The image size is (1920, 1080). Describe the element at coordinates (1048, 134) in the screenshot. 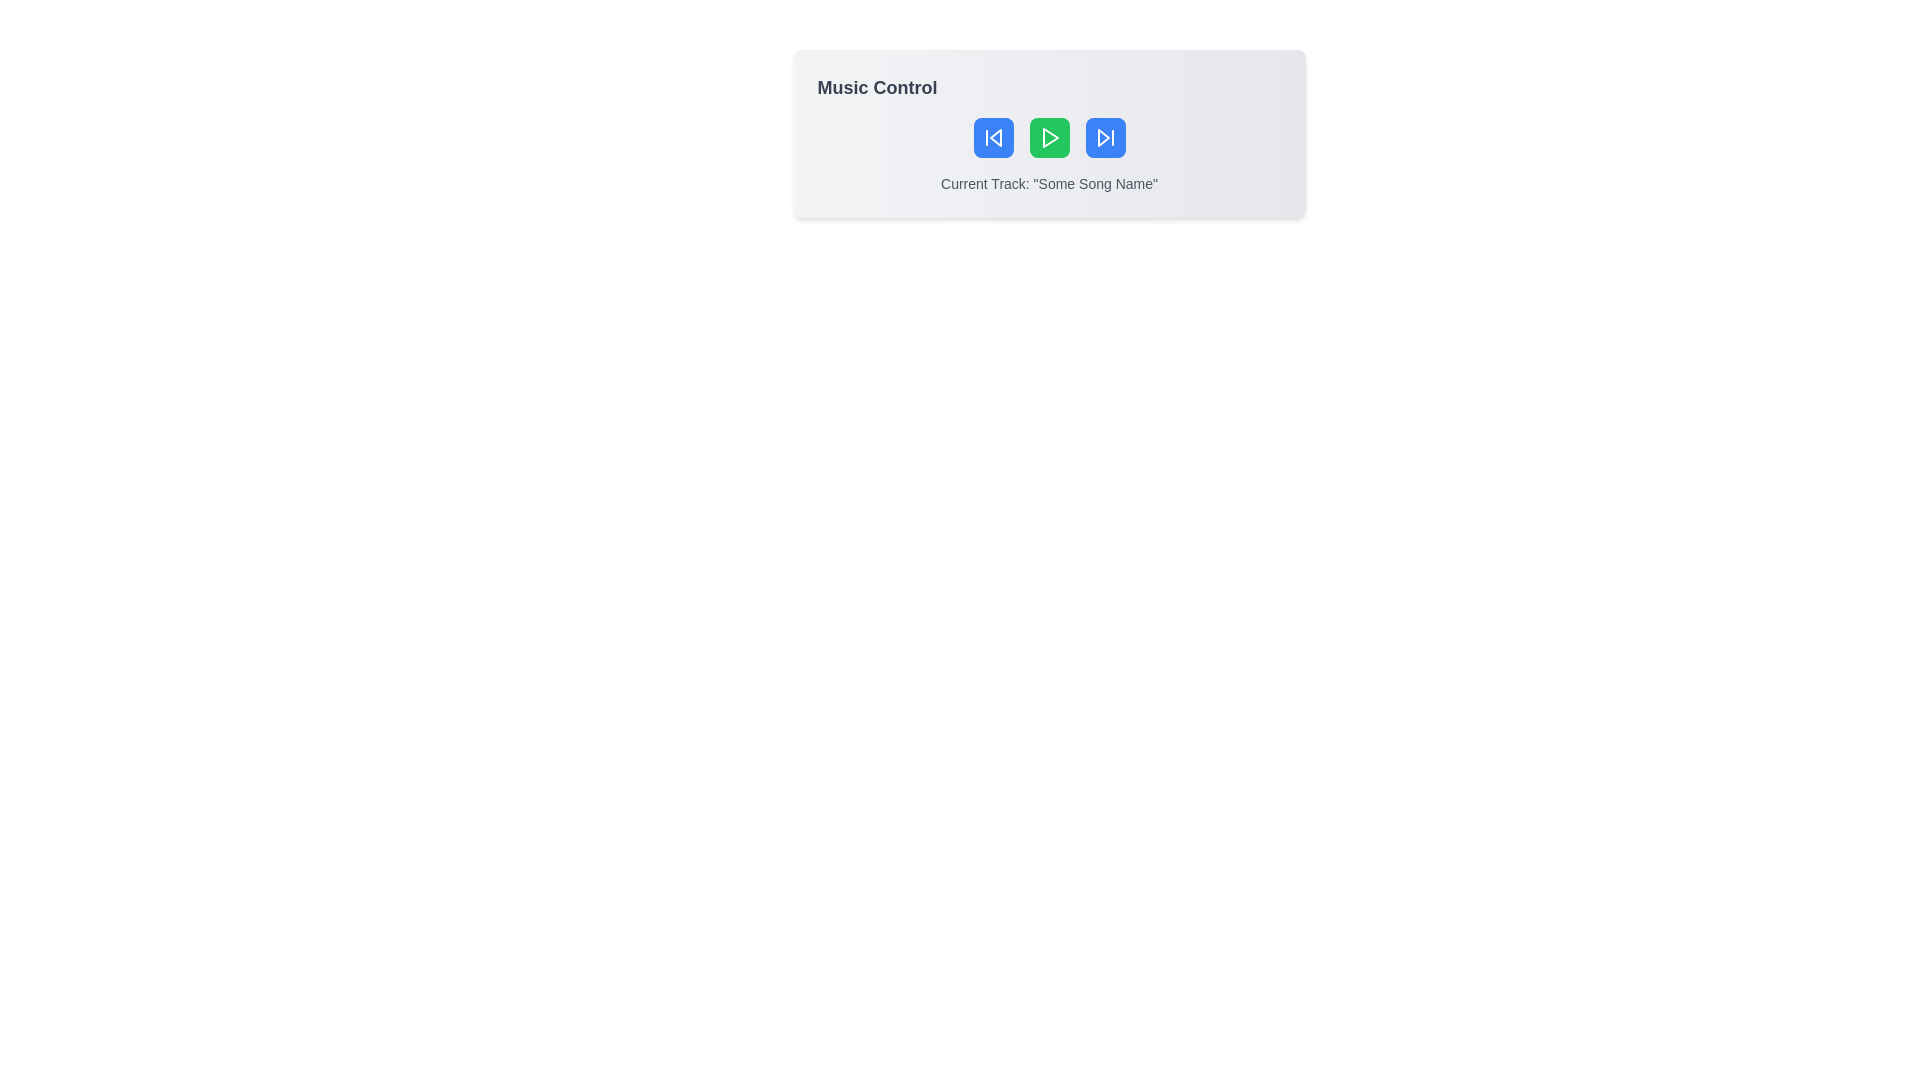

I see `the music control panel` at that location.